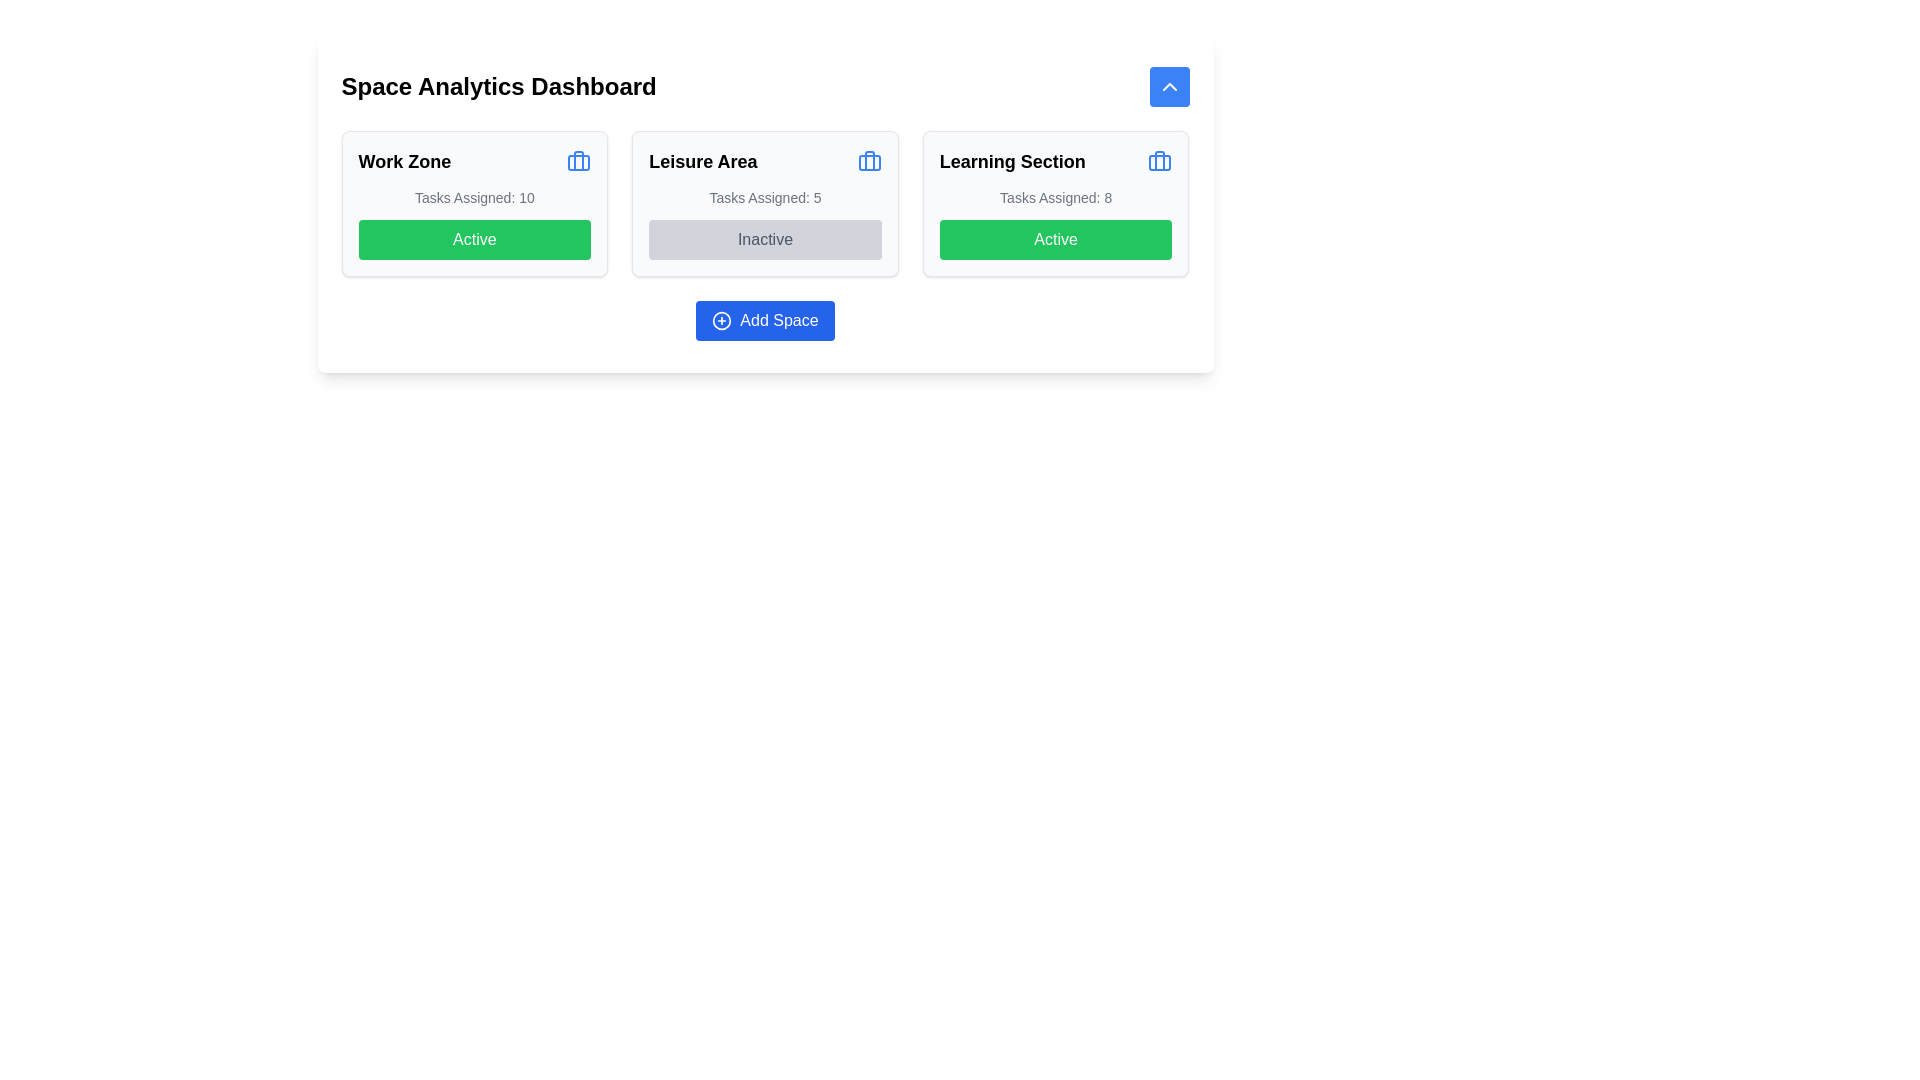  I want to click on the green button labeled 'Active' located at the bottom of the 'Learning Section' card, so click(1055, 238).